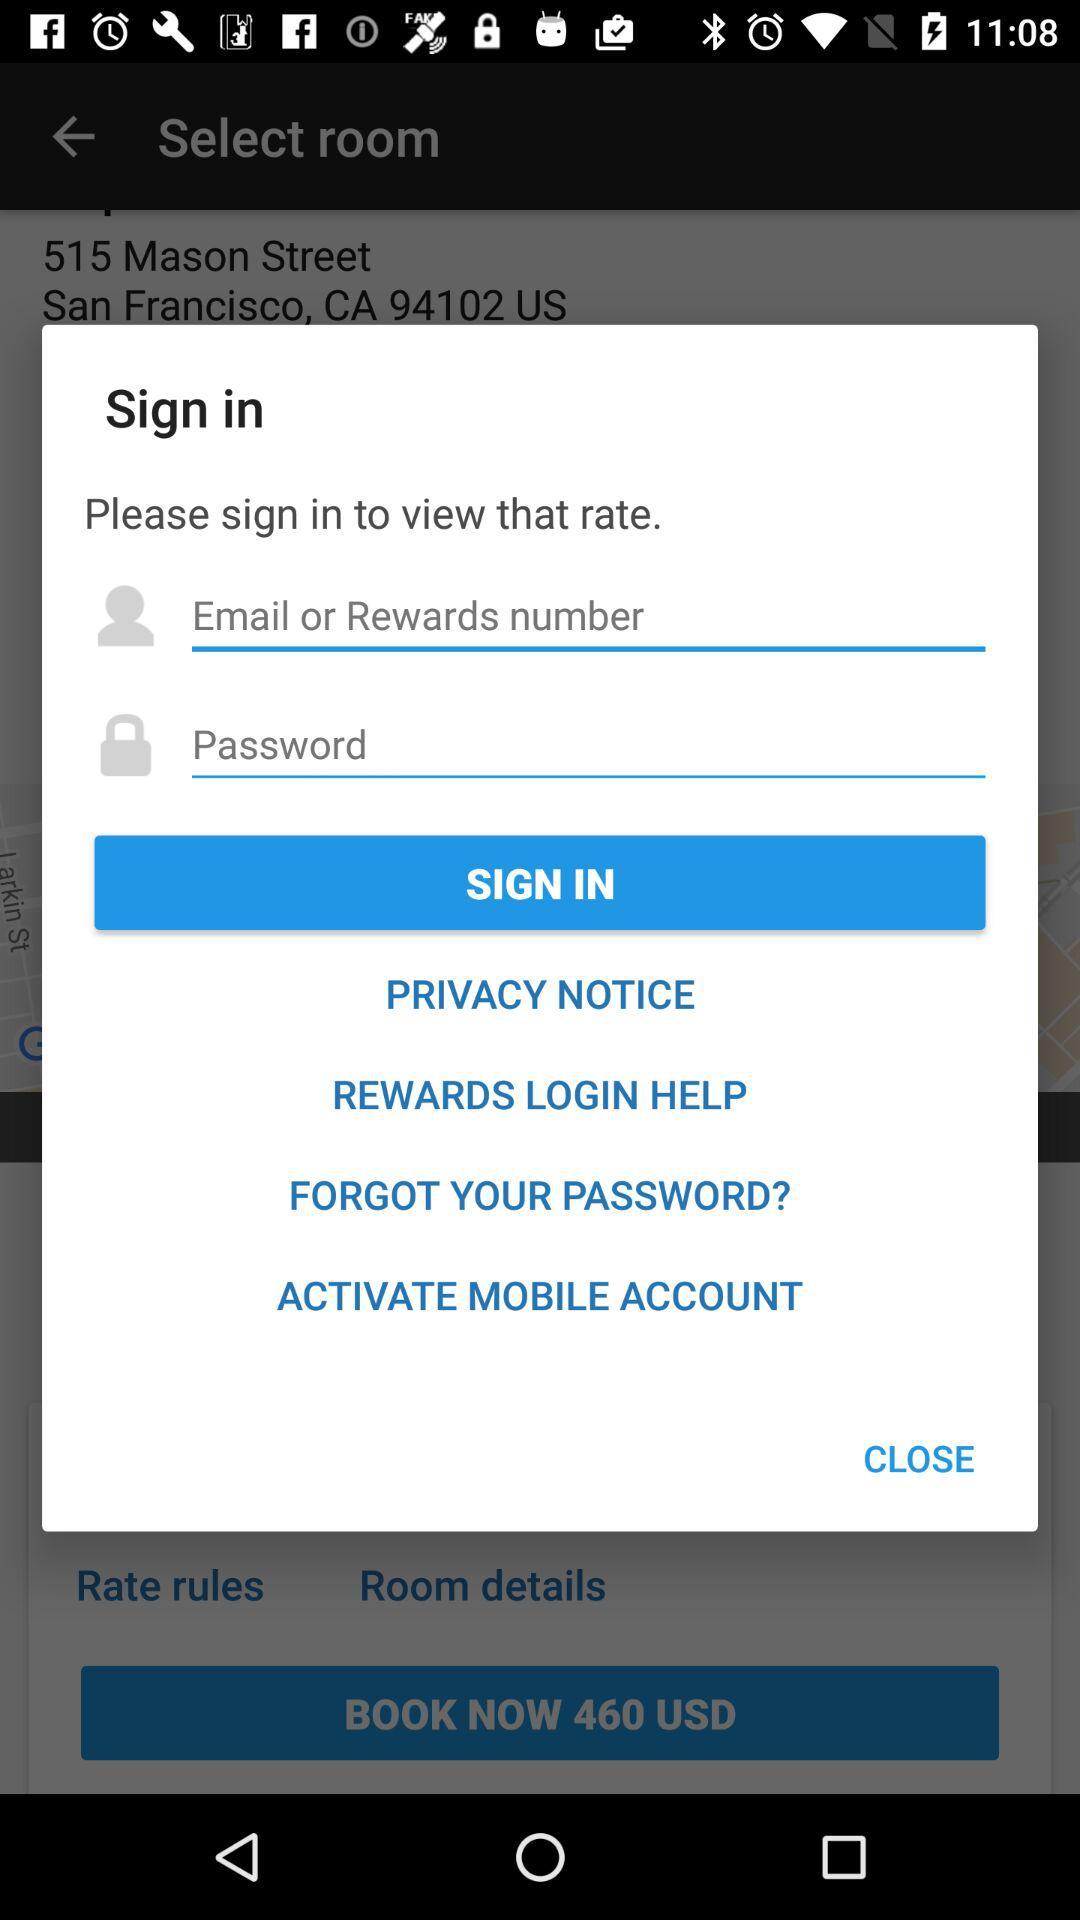 The width and height of the screenshot is (1080, 1920). I want to click on the icon below privacy notice icon, so click(540, 1092).